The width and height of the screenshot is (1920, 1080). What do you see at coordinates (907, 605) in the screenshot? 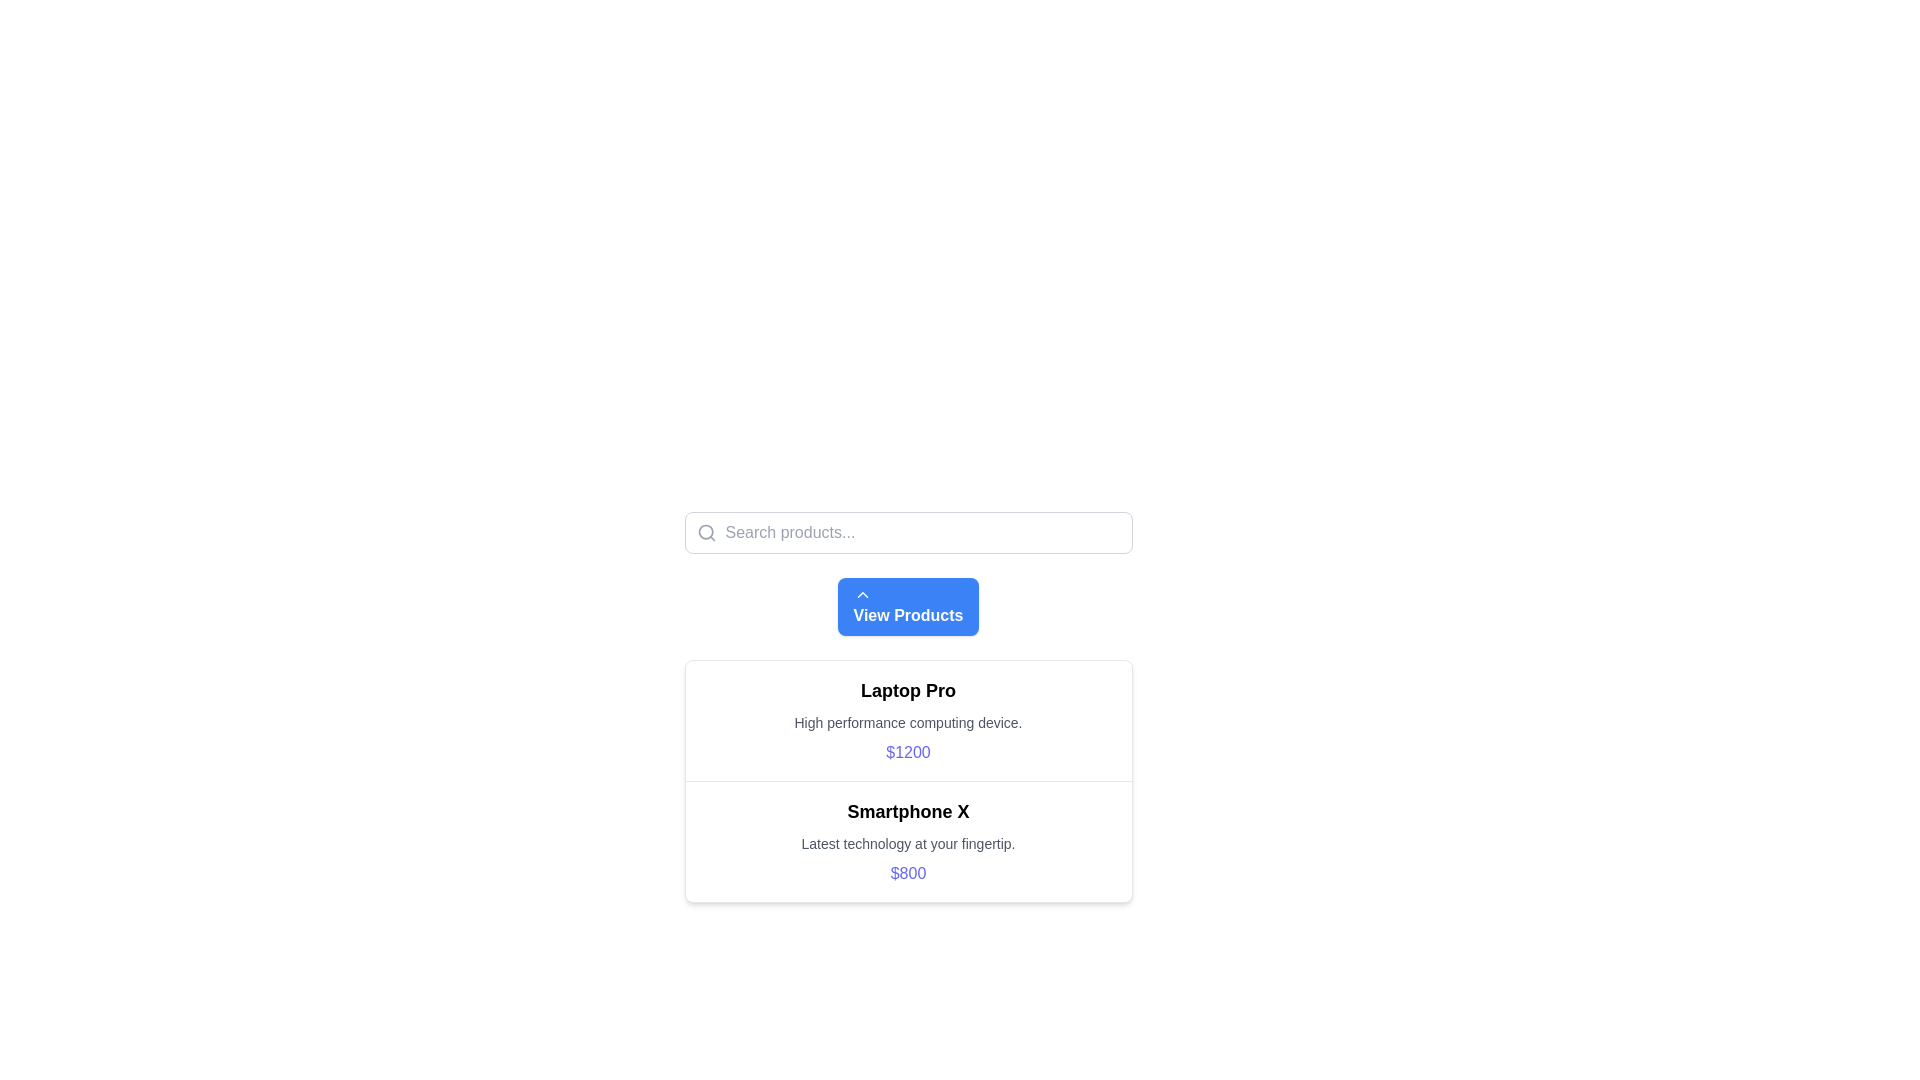
I see `the button positioned below the search bar and above the list of product descriptions to potentially reveal a tooltip` at bounding box center [907, 605].